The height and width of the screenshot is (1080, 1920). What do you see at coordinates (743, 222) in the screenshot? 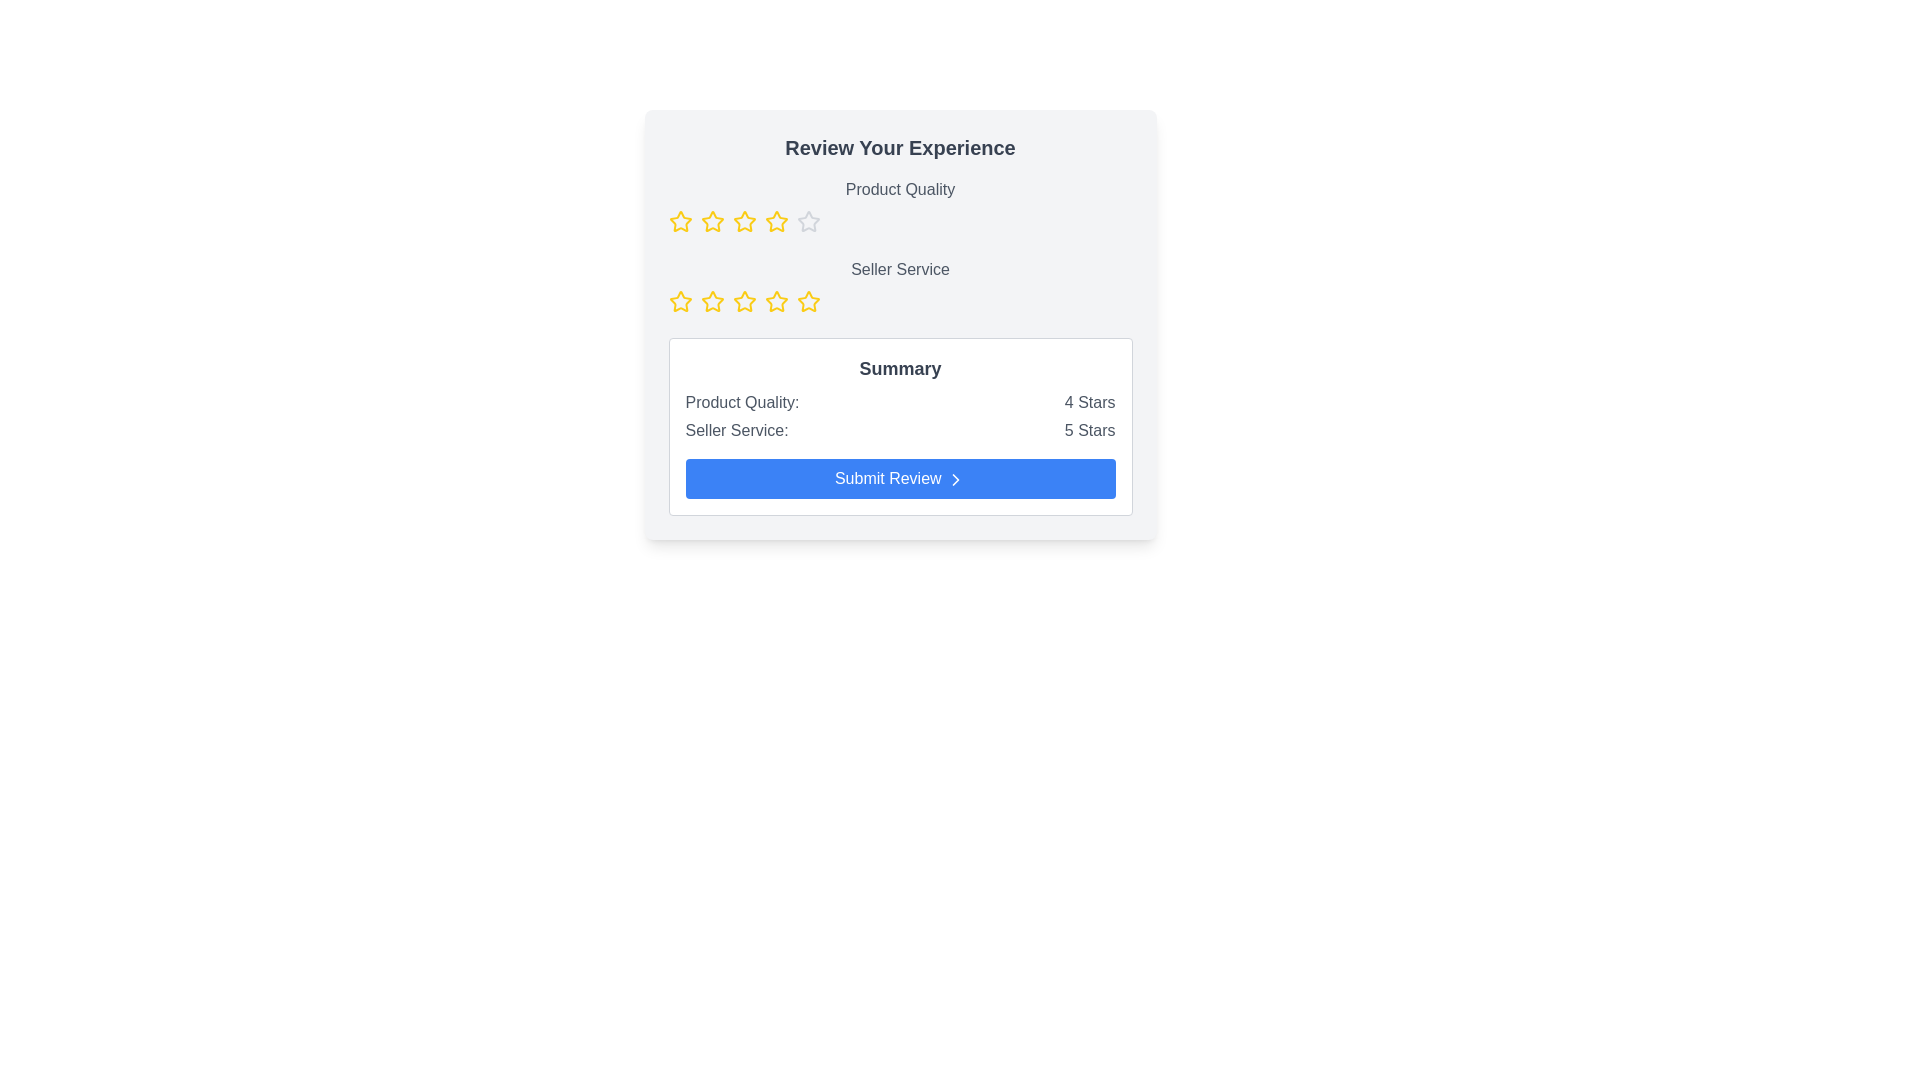
I see `the fourth star icon in the rating system, which is bright yellow and outlined in bold, located below the 'Product Quality' text` at bounding box center [743, 222].